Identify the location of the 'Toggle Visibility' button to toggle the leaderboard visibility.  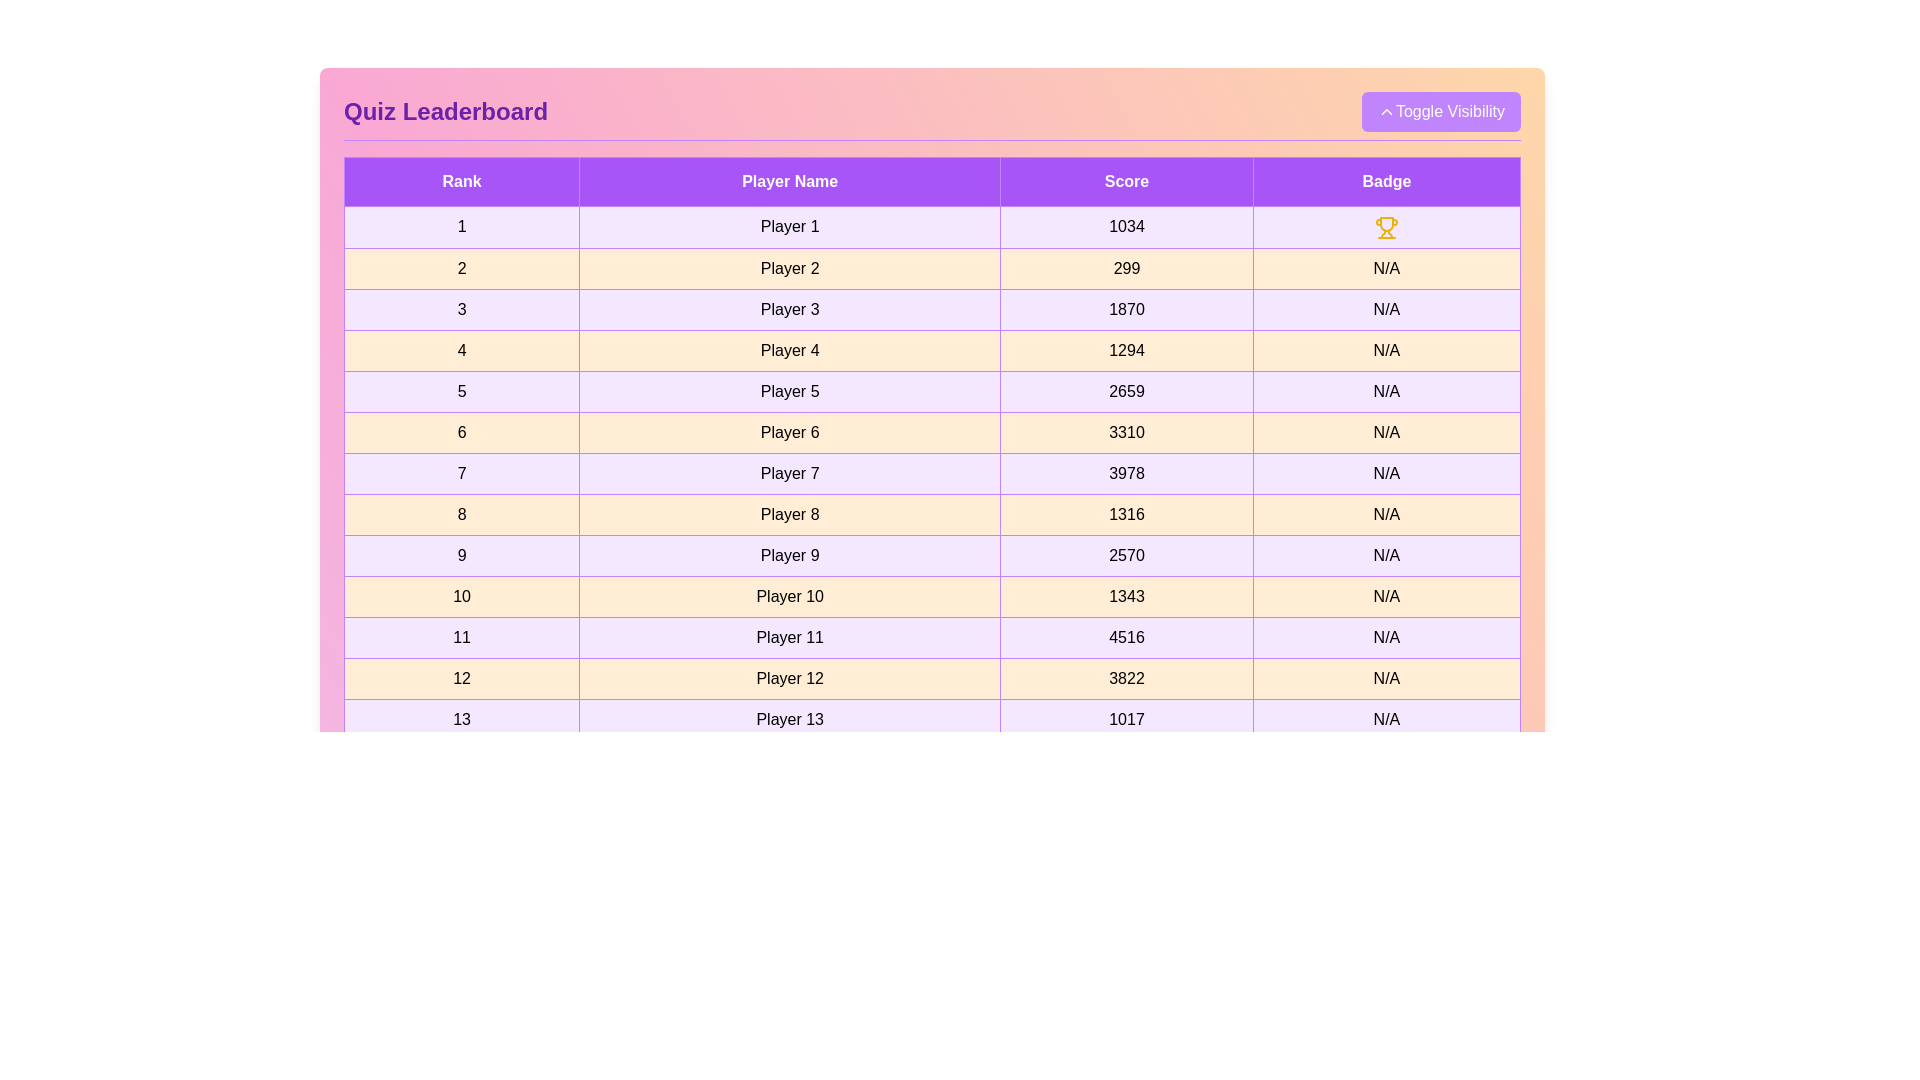
(1440, 111).